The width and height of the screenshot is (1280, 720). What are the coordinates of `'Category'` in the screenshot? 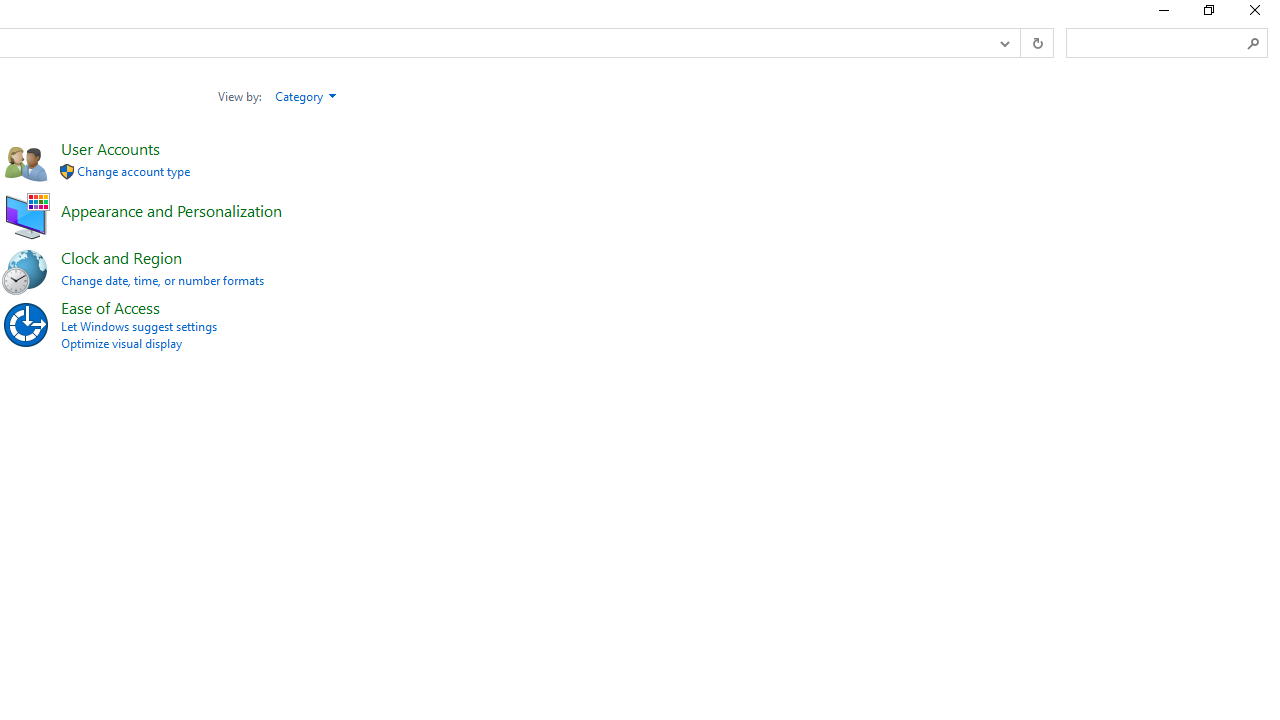 It's located at (304, 96).